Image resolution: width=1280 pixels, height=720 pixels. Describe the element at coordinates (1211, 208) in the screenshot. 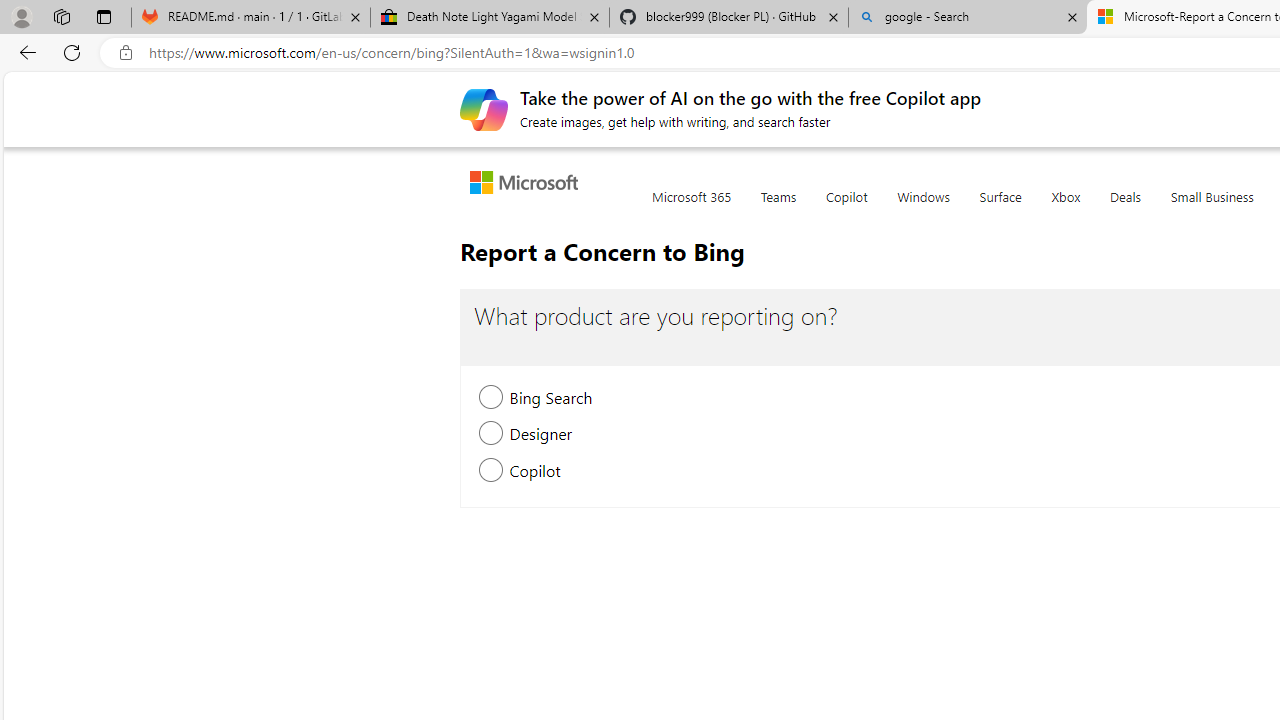

I see `'Small Business'` at that location.